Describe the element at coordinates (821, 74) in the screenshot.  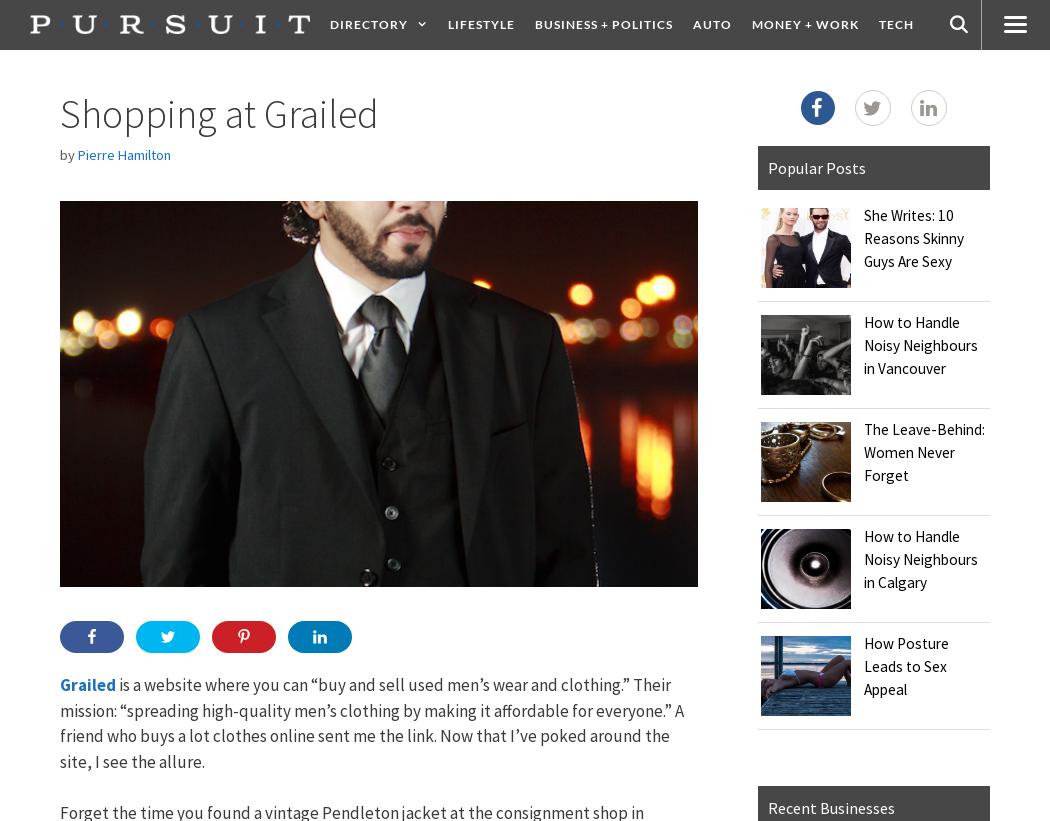
I see `'Contests'` at that location.